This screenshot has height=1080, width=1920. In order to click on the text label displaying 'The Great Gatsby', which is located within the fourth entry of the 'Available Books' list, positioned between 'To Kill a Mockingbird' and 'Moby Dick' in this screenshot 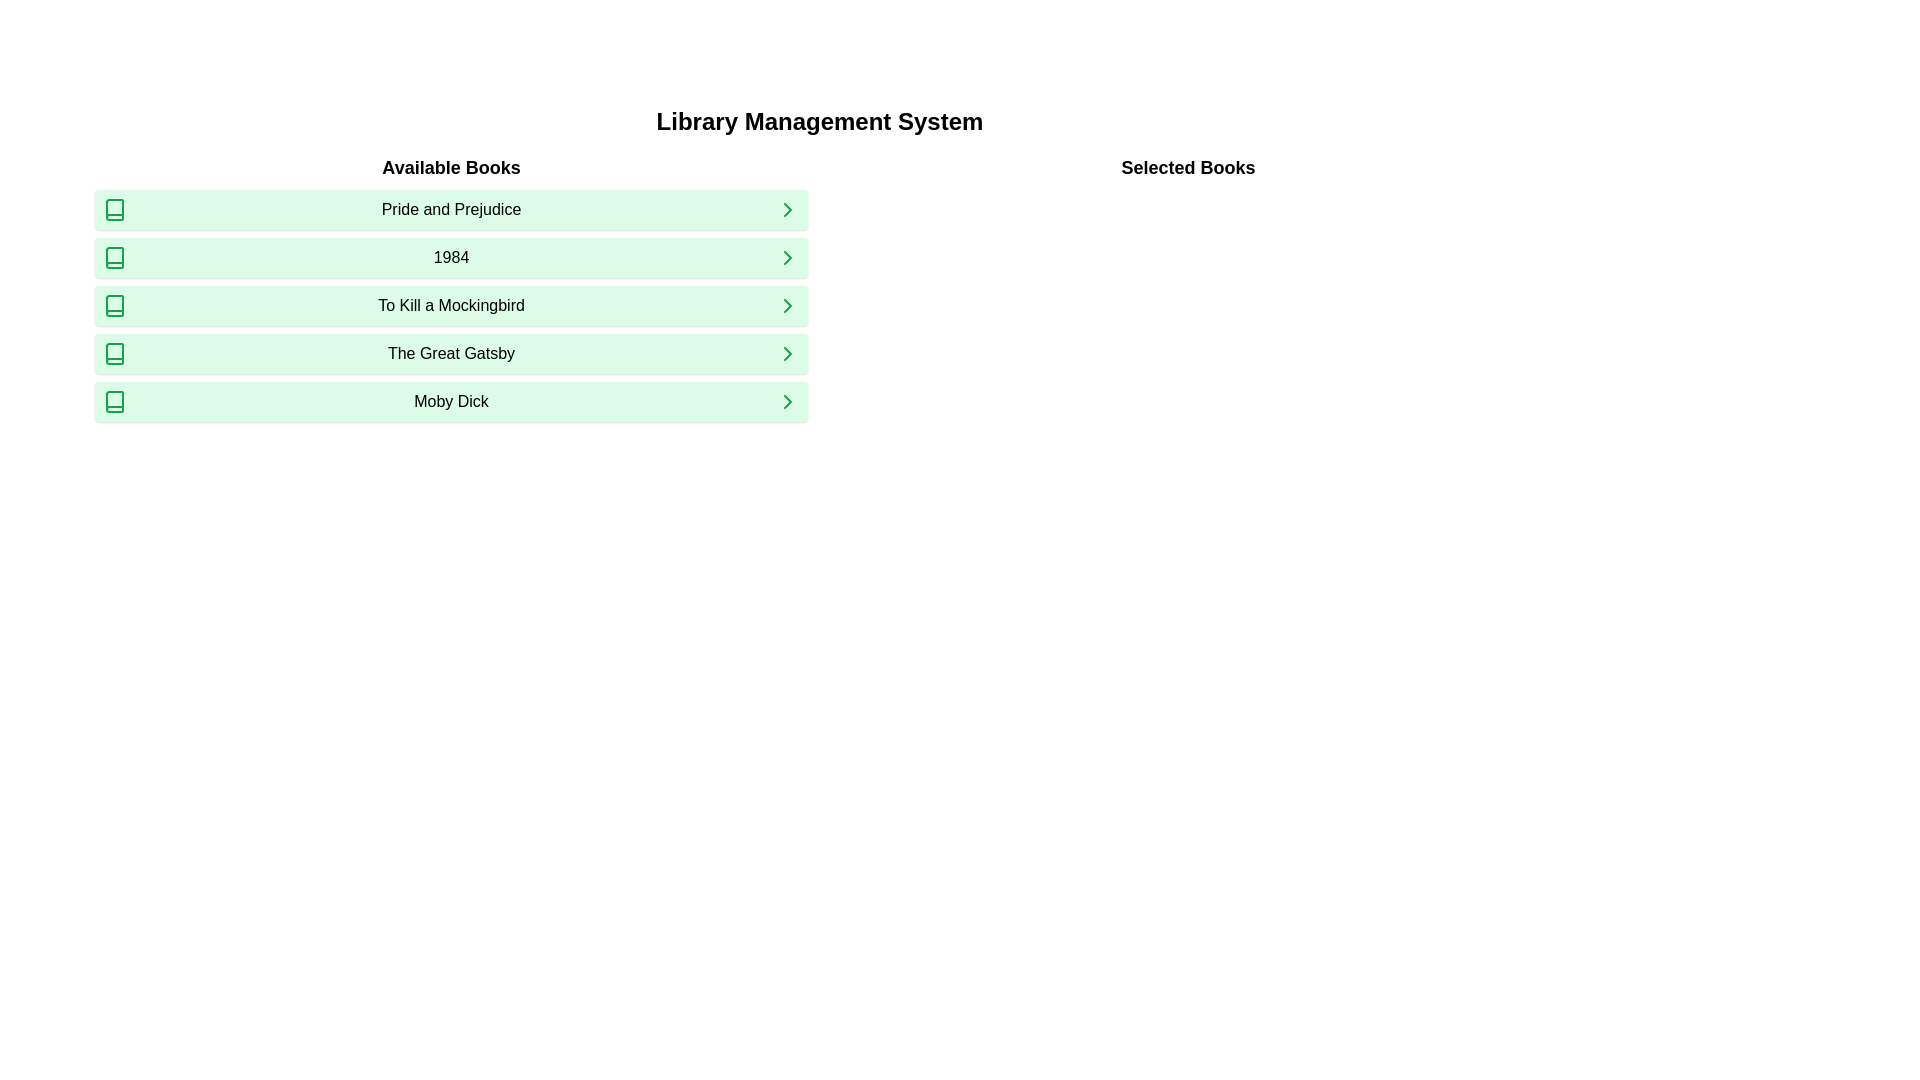, I will do `click(450, 353)`.